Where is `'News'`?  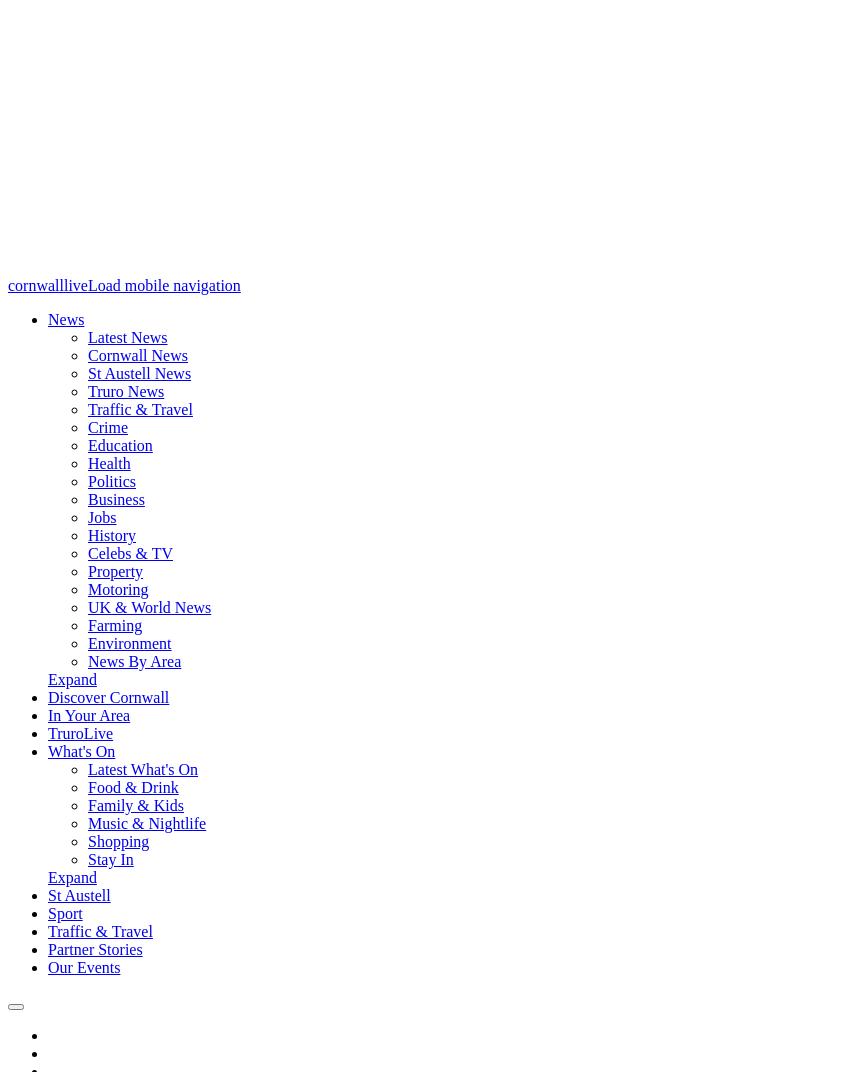 'News' is located at coordinates (46, 318).